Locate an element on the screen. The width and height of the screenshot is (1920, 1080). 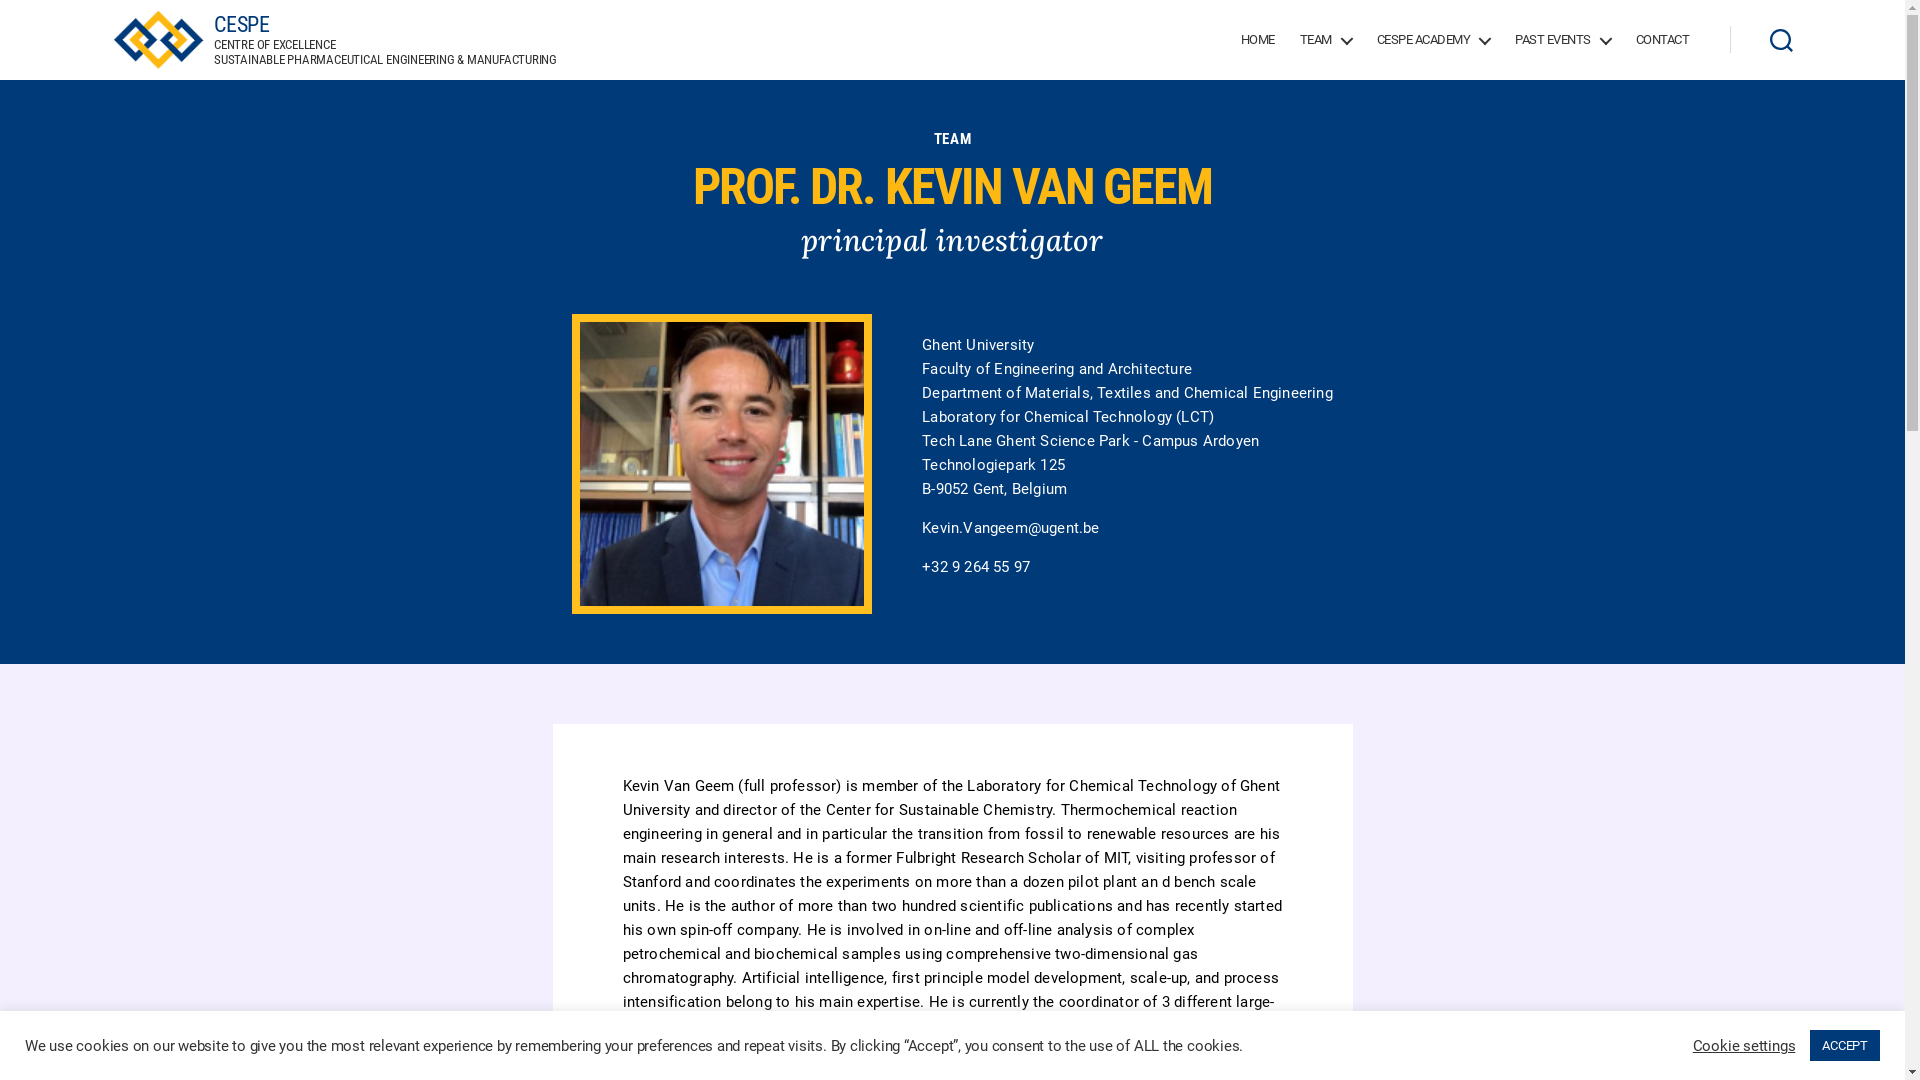
'ACCEPT' is located at coordinates (1843, 1044).